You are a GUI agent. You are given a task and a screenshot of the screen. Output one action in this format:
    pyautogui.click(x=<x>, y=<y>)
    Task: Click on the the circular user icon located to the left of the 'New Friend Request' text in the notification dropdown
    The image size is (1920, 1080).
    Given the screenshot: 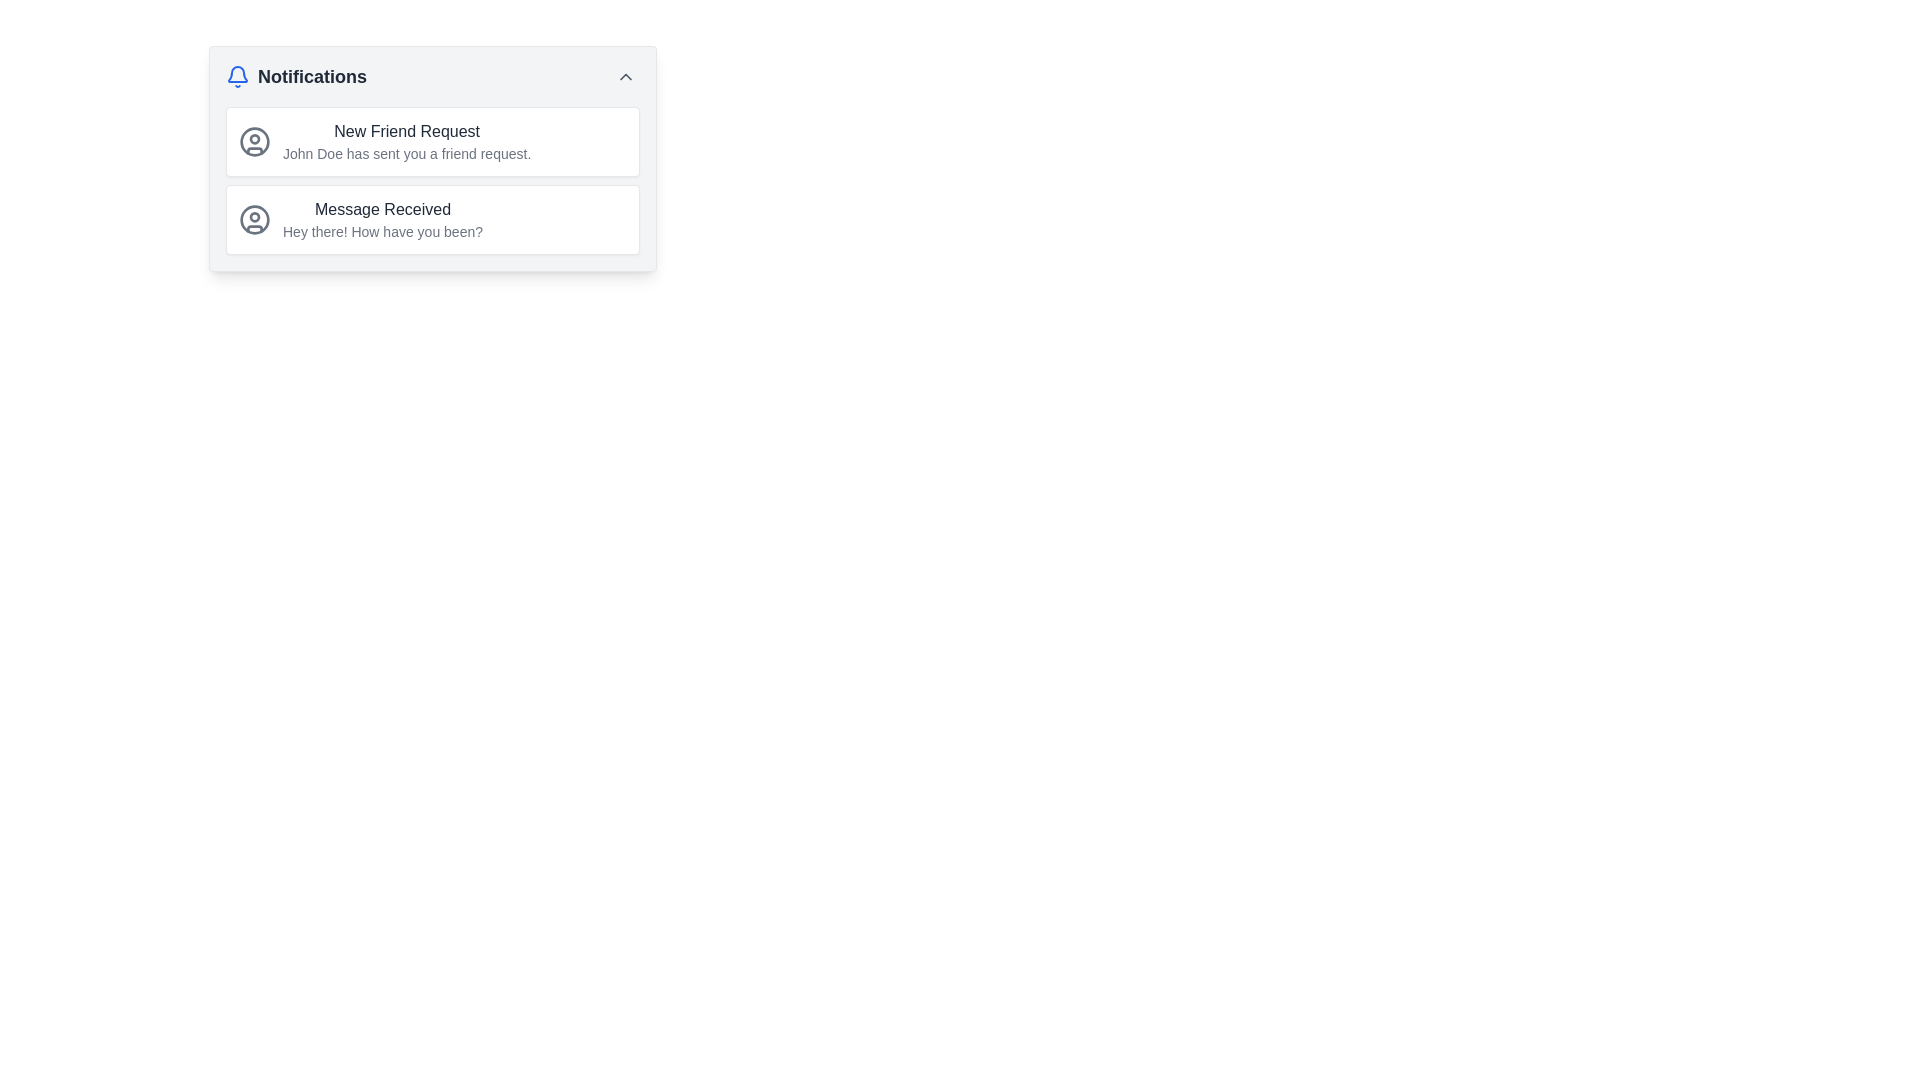 What is the action you would take?
    pyautogui.click(x=253, y=141)
    